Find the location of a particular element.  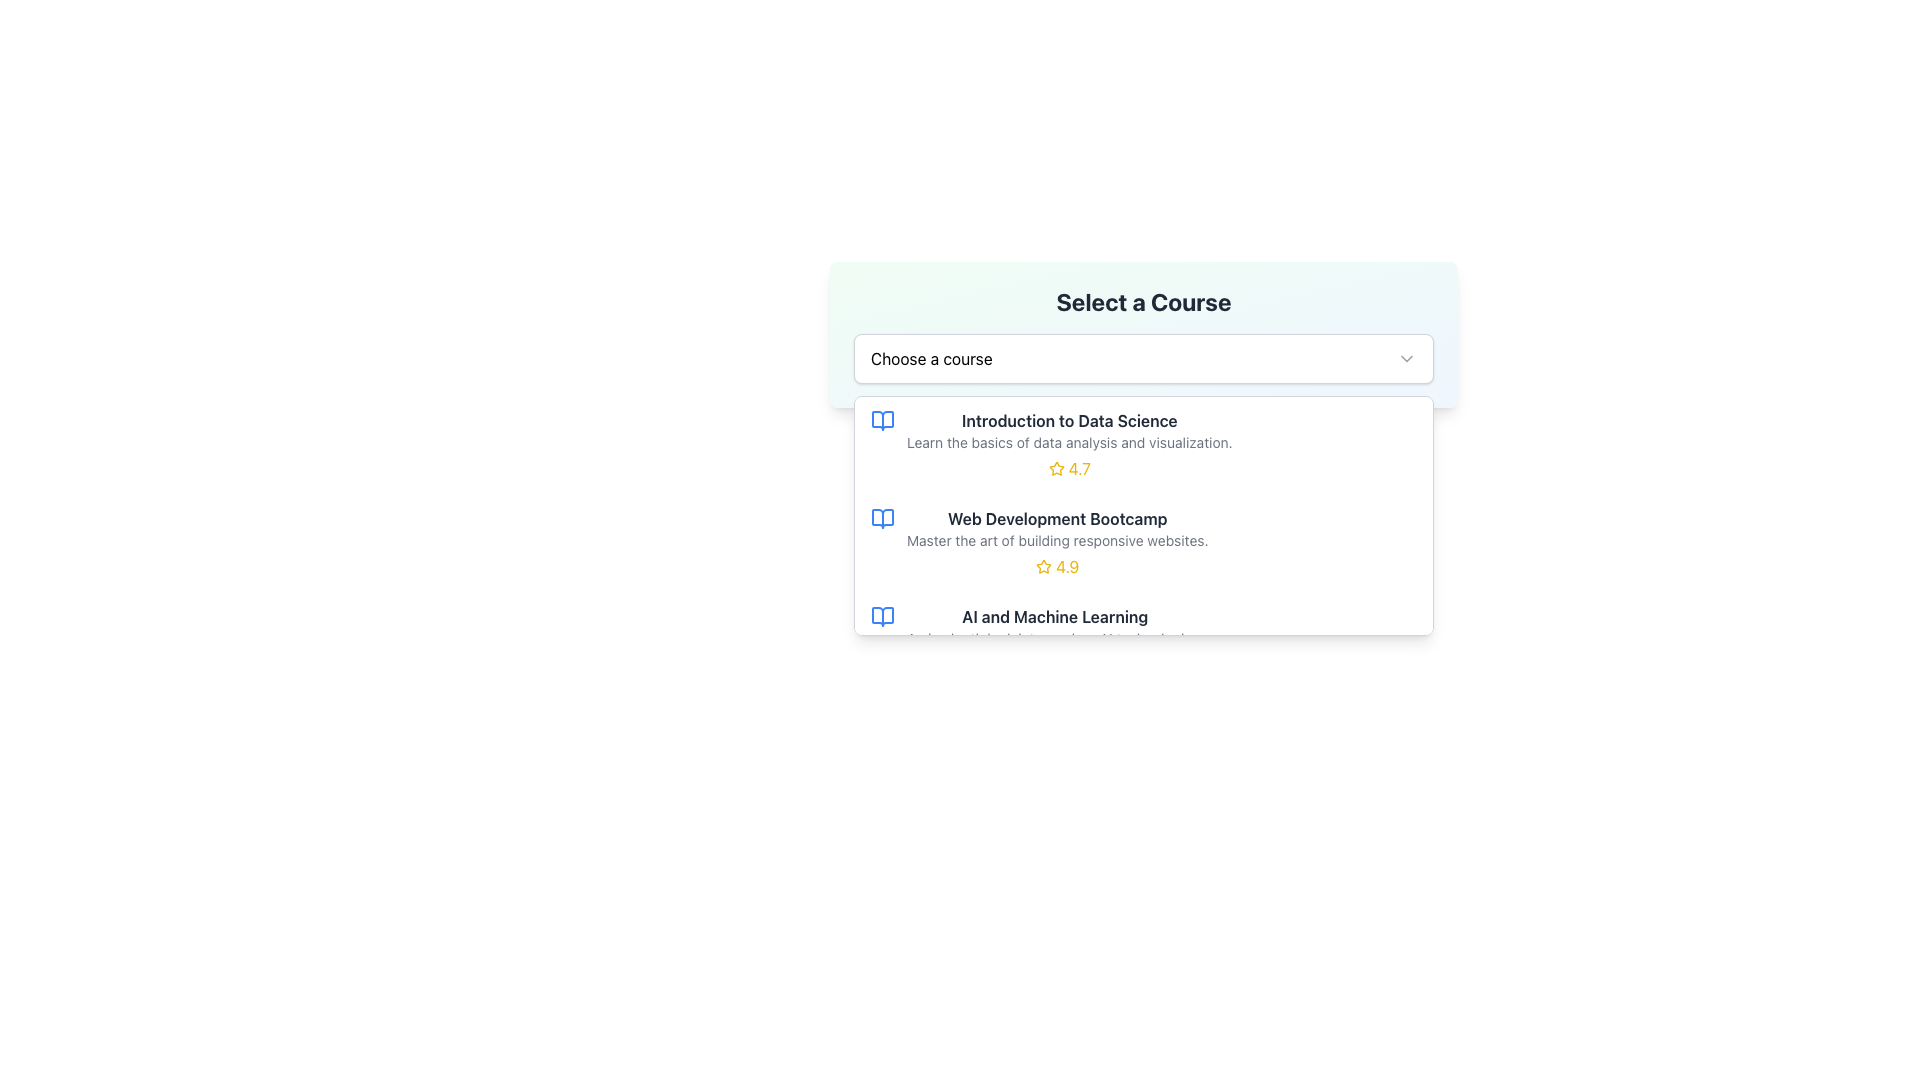

the title text element for the course 'Web Development Bootcamp', which is positioned above the description text and adjacent to the rating section is located at coordinates (1056, 518).